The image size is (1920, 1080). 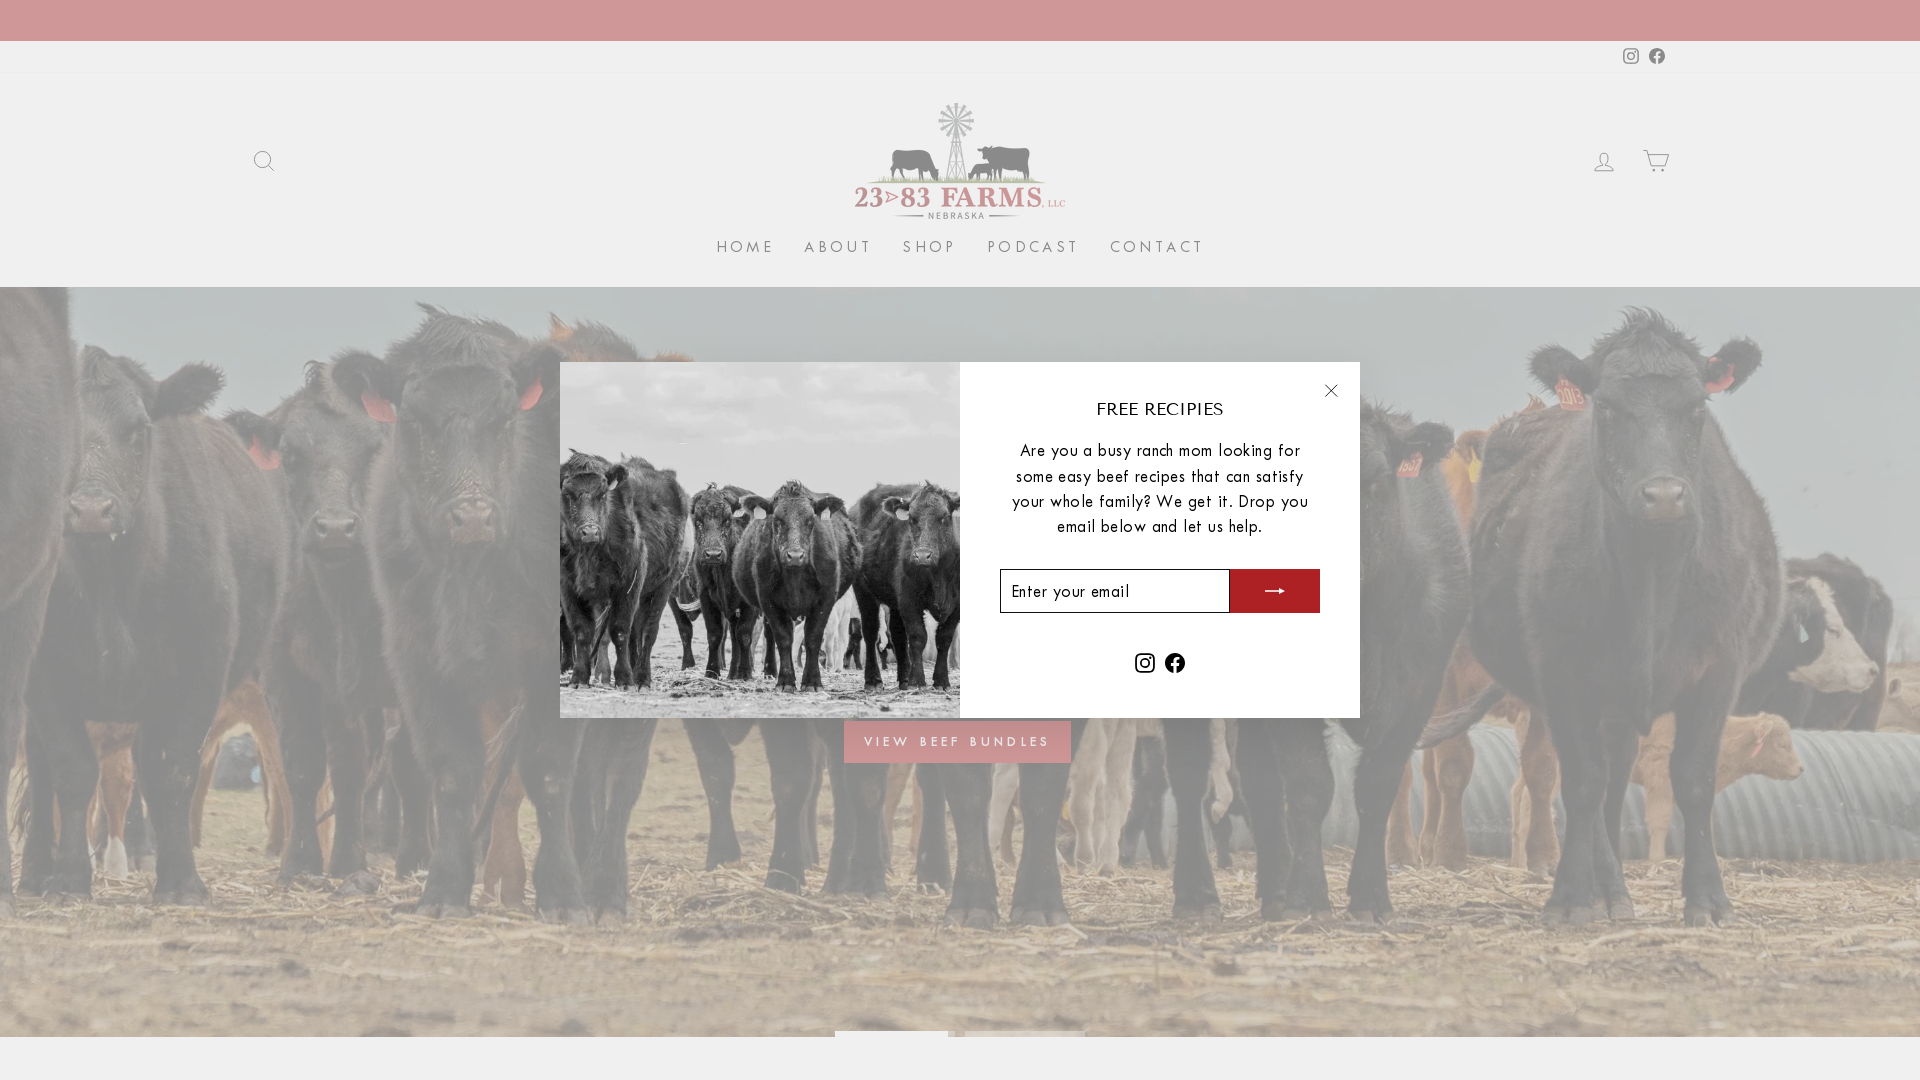 I want to click on 'ABOUT', so click(x=838, y=246).